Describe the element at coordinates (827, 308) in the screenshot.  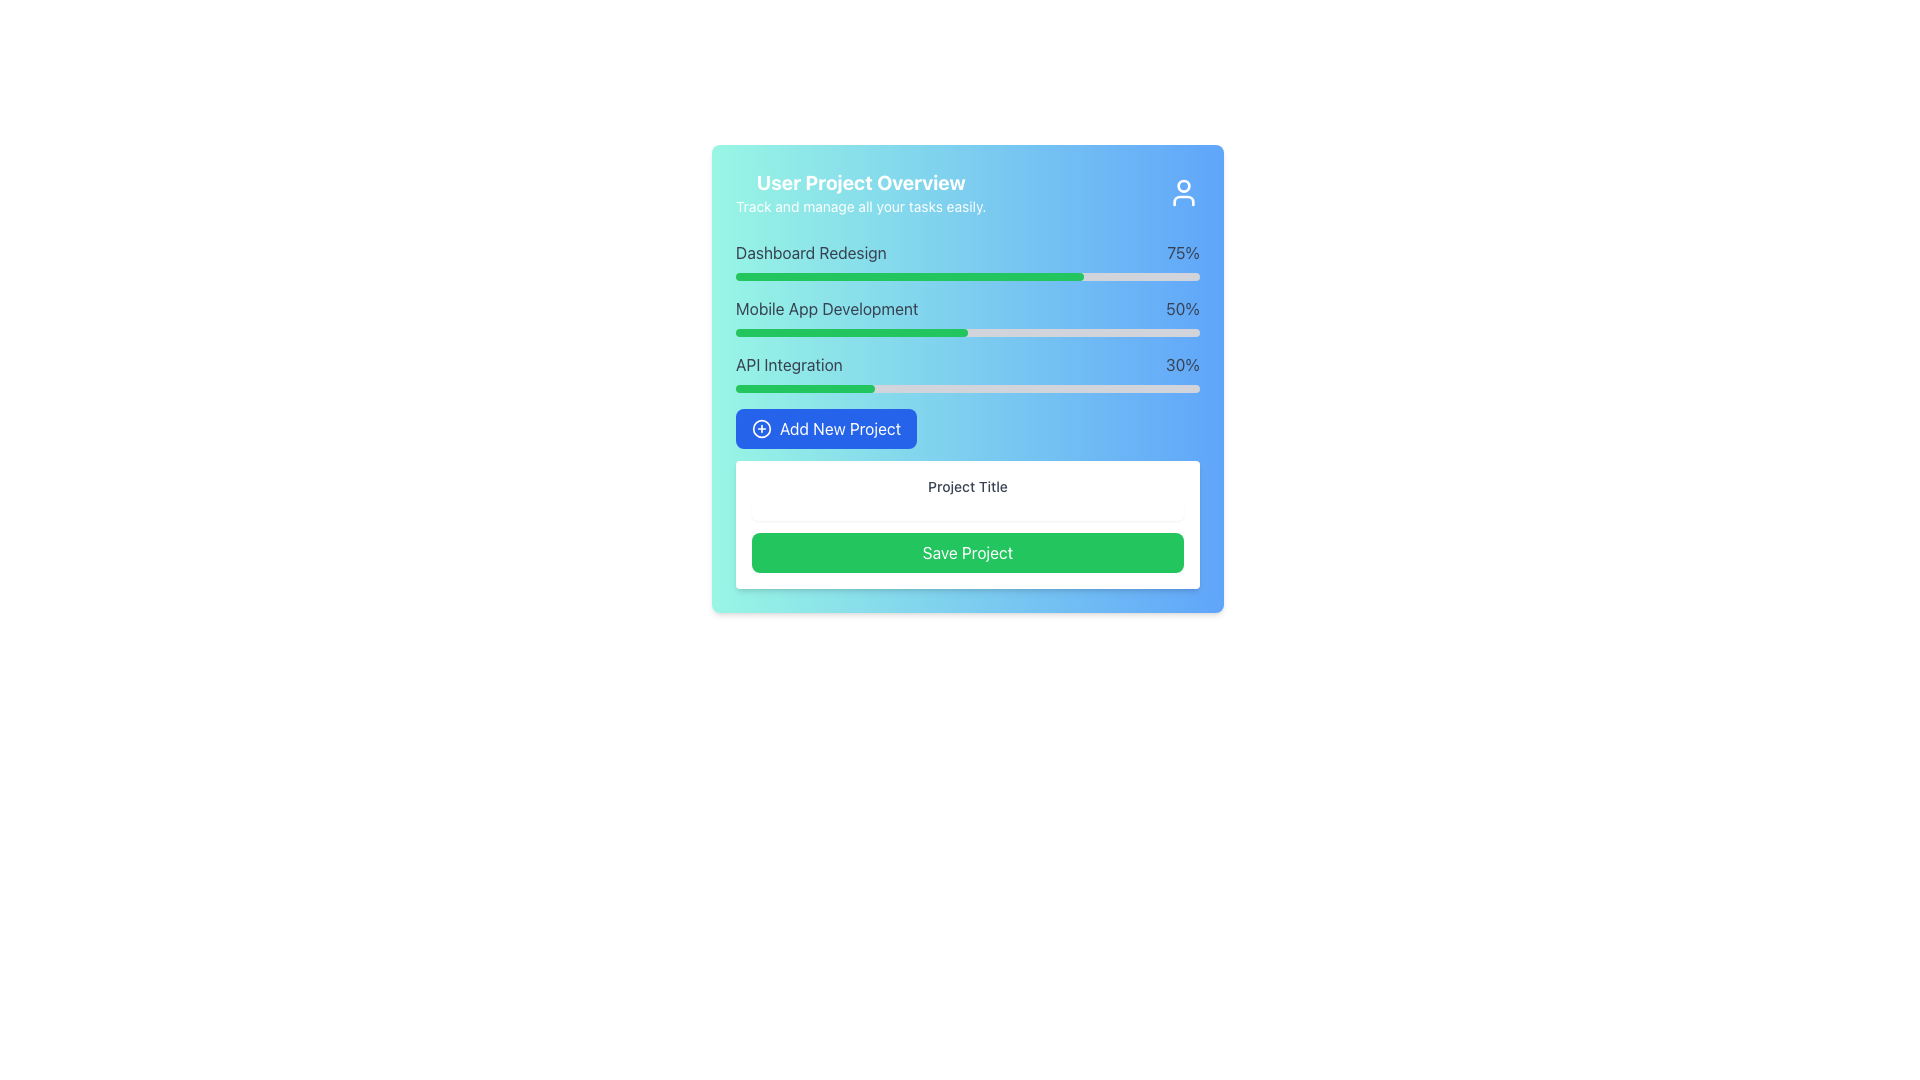
I see `the text label 'Mobile App Development' which is the second row in a list of topics, located between 'Dashboard Redesign' and 'API Integration' with a percentage '50%' displayed to the right` at that location.